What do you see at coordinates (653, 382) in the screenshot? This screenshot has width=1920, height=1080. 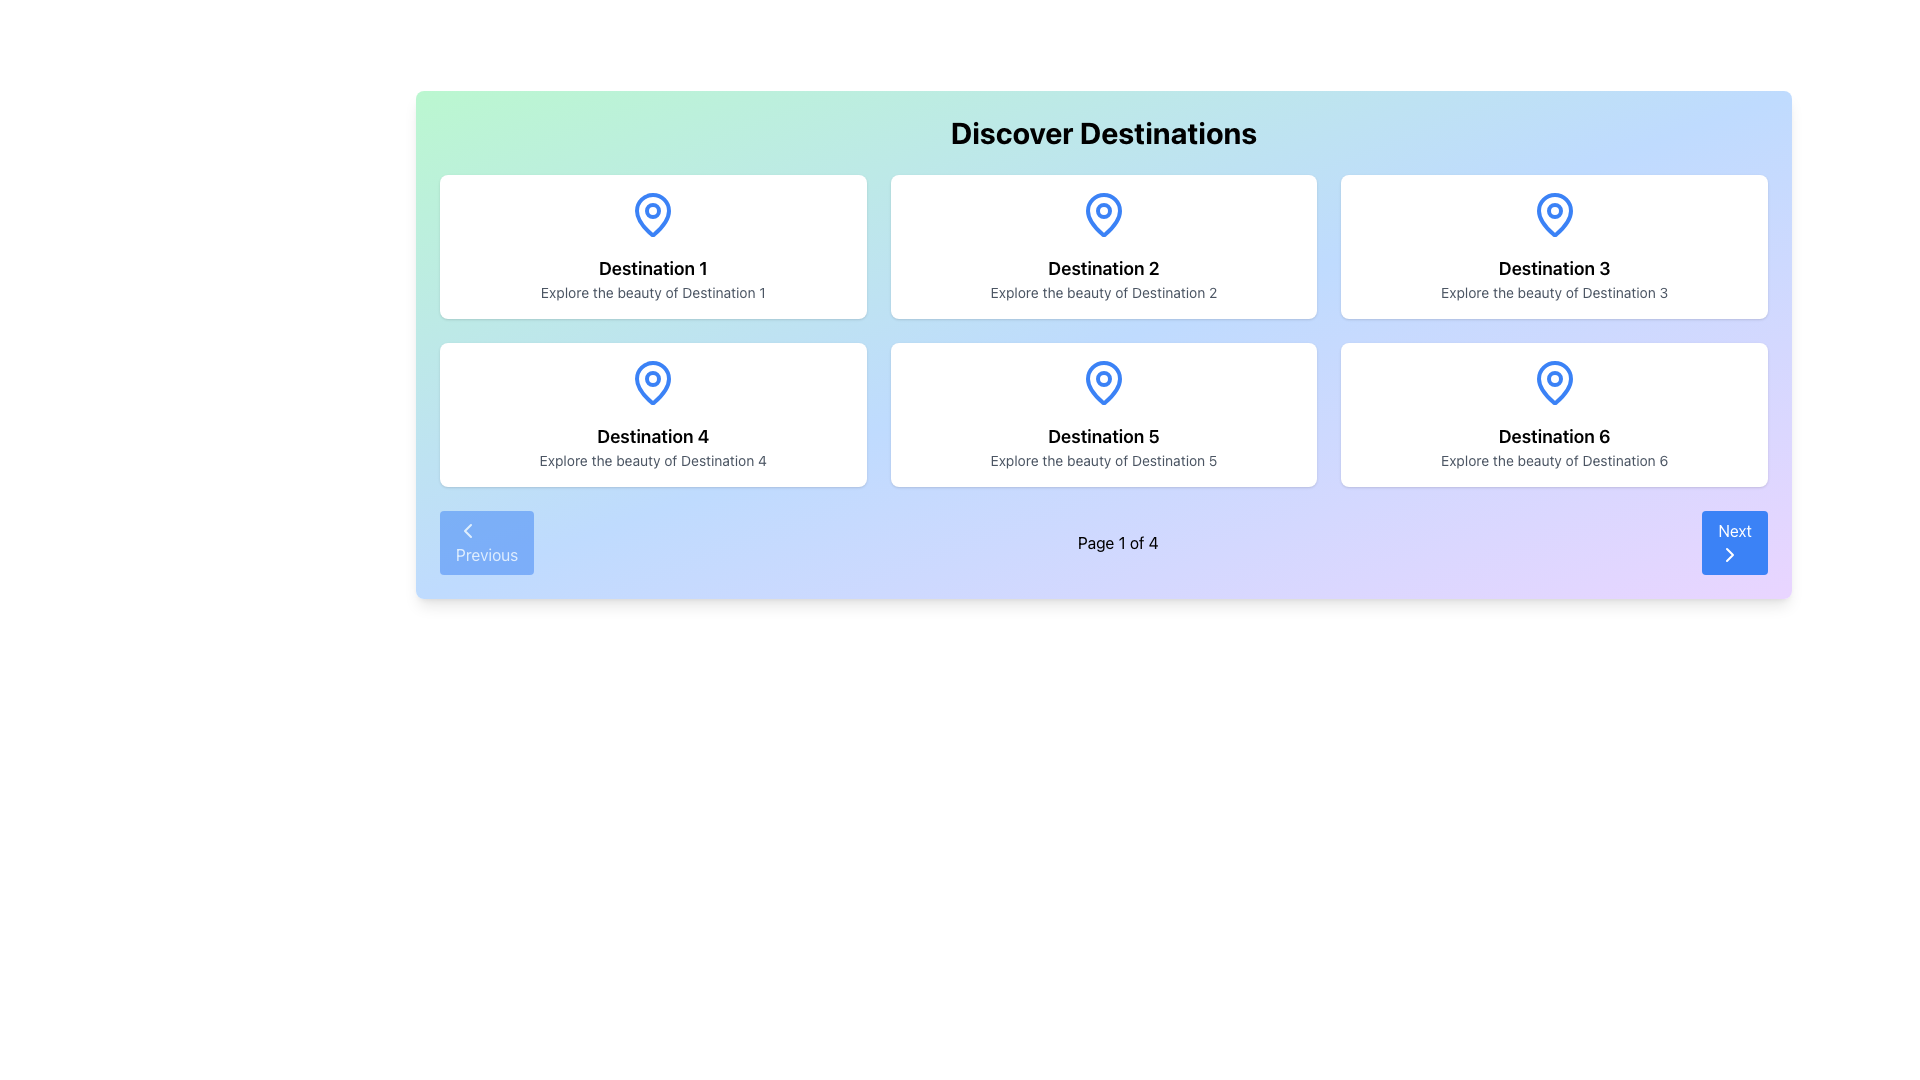 I see `the blue map pin icon located within the white rectangular card labeled 'Destination 4'` at bounding box center [653, 382].